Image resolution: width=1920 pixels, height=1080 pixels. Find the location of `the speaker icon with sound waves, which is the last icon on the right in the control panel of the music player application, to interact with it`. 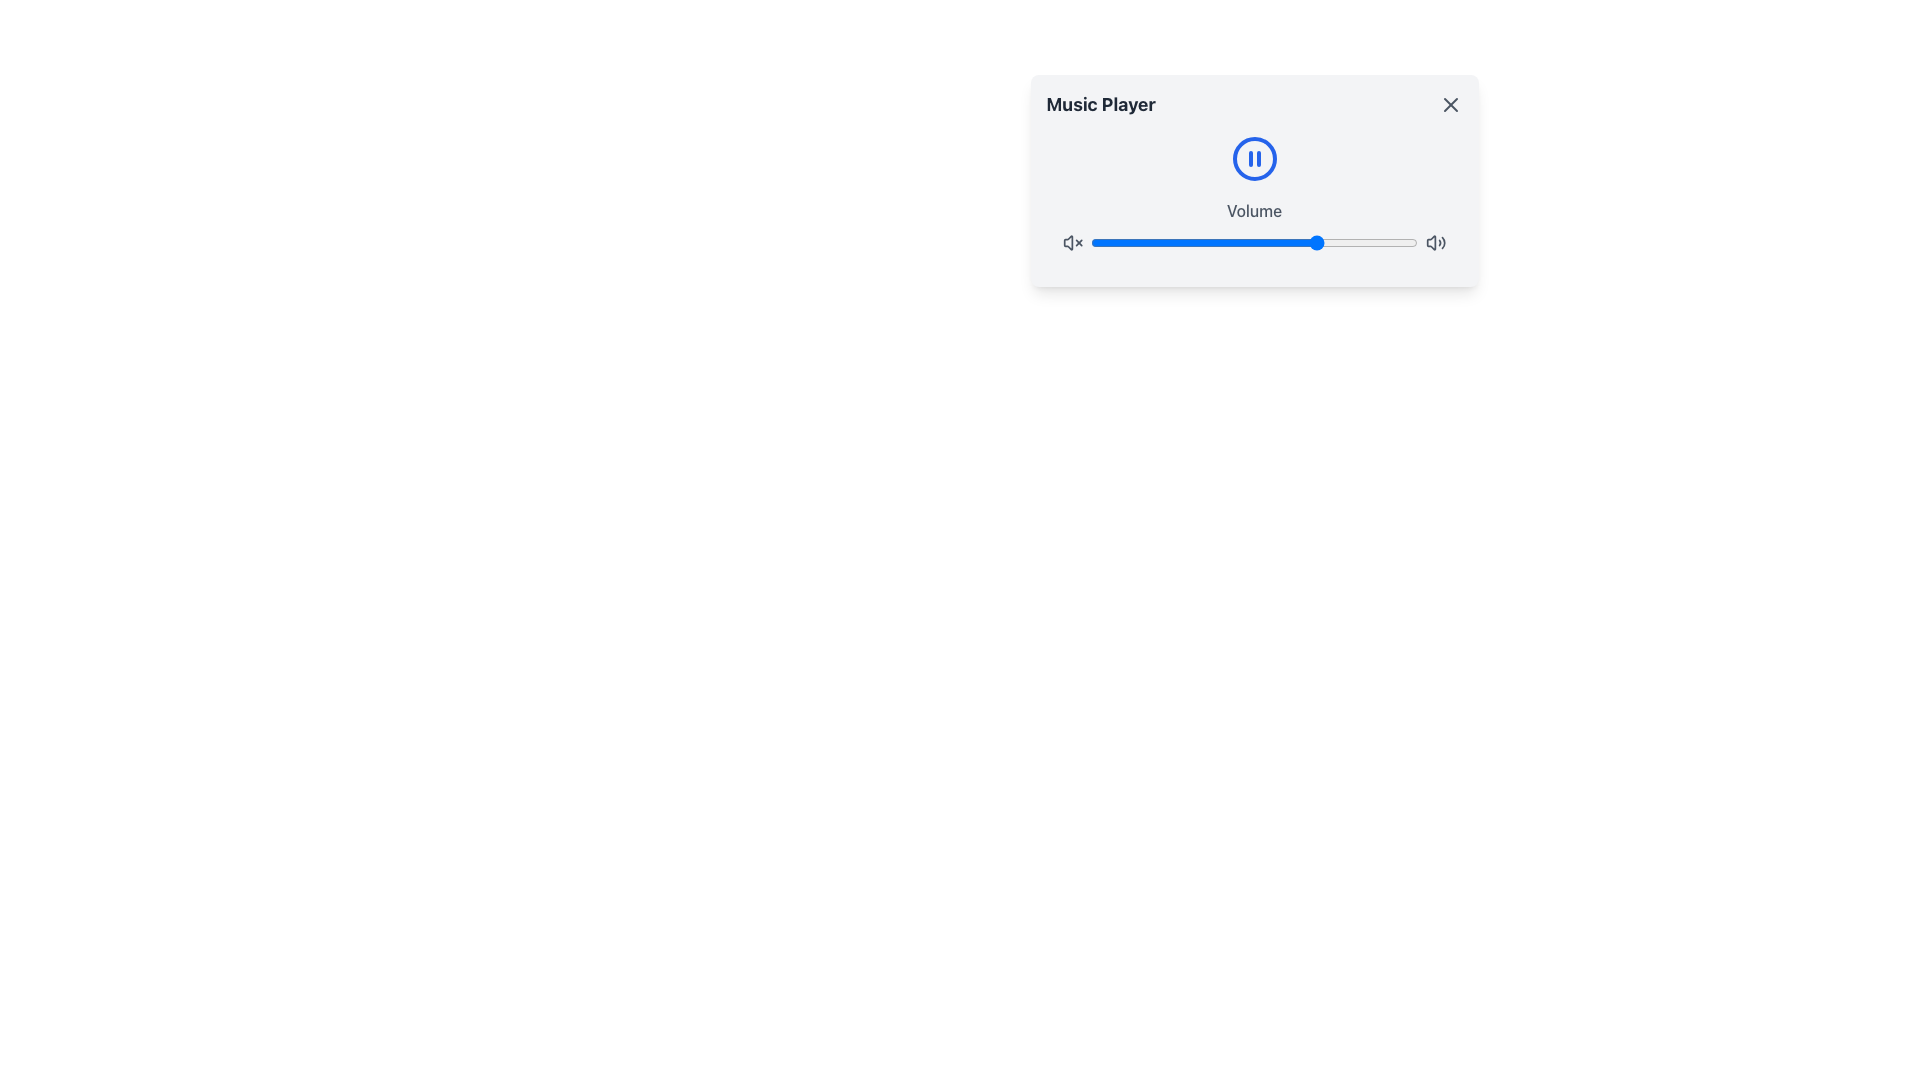

the speaker icon with sound waves, which is the last icon on the right in the control panel of the music player application, to interact with it is located at coordinates (1435, 242).